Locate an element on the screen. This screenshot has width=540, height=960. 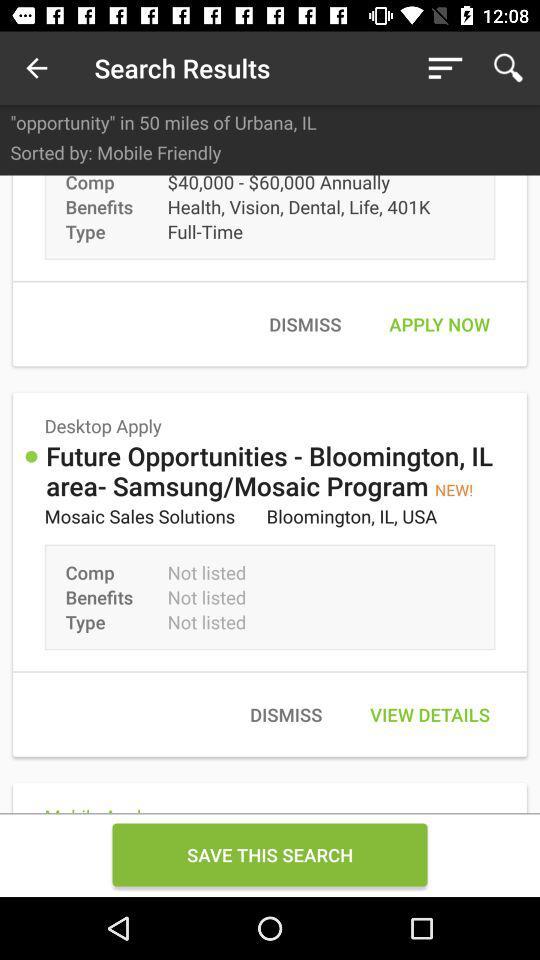
the view details is located at coordinates (429, 714).